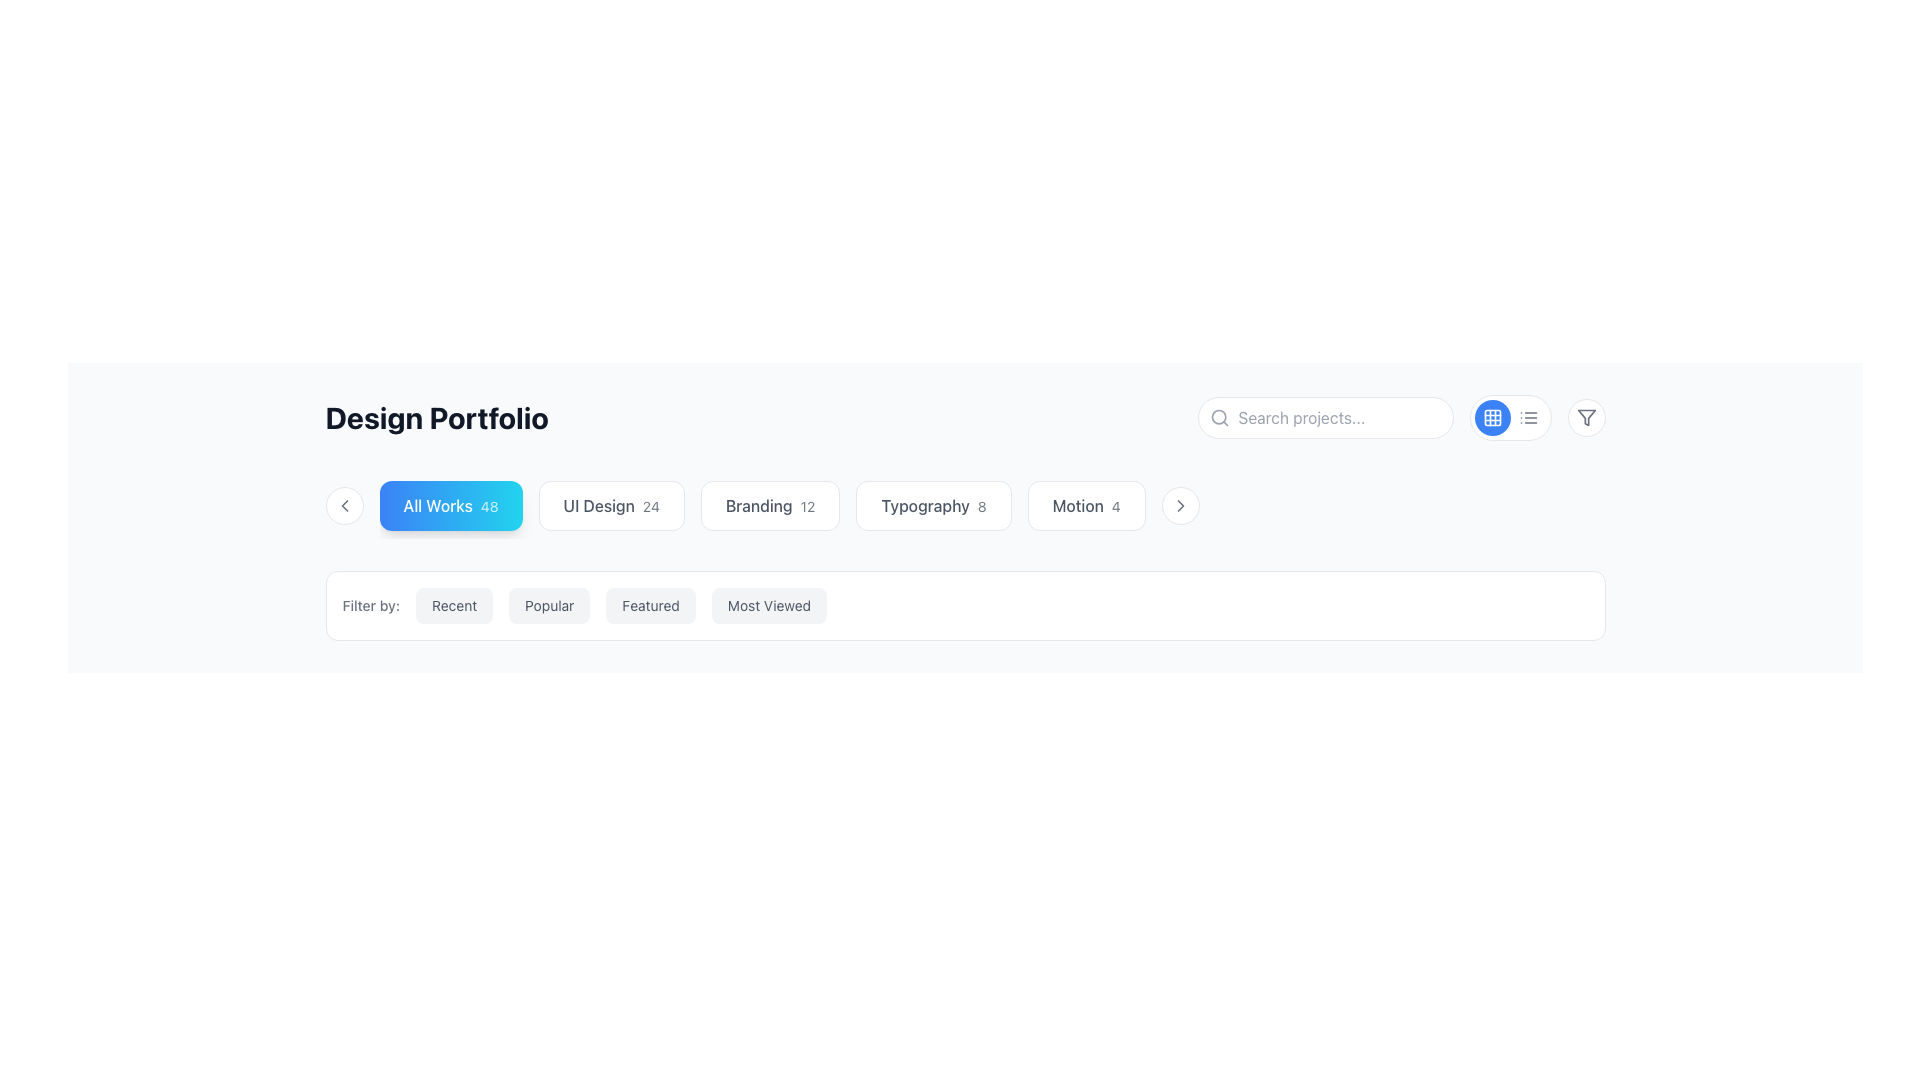  Describe the element at coordinates (436, 416) in the screenshot. I see `the title text element indicating 'Design Portfolio' located at the top-left section of the header area` at that location.